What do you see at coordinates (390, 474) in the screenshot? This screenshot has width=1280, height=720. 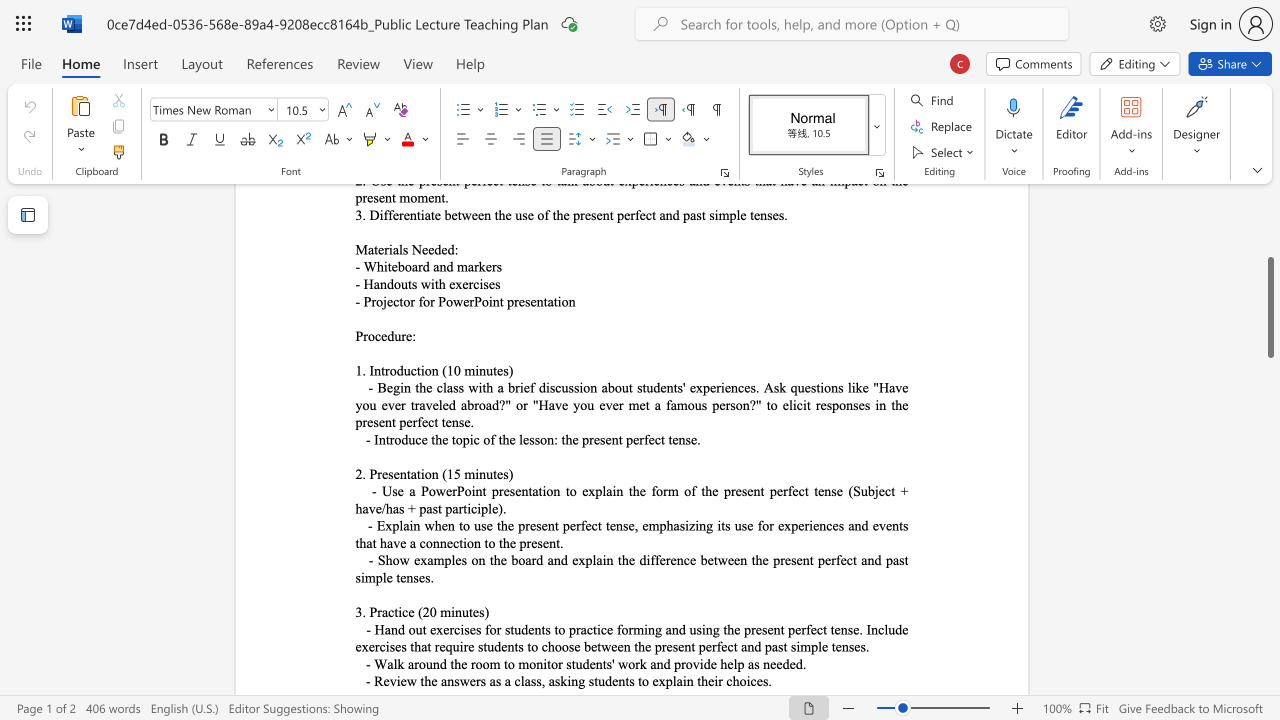 I see `the 1th character "s" in the text` at bounding box center [390, 474].